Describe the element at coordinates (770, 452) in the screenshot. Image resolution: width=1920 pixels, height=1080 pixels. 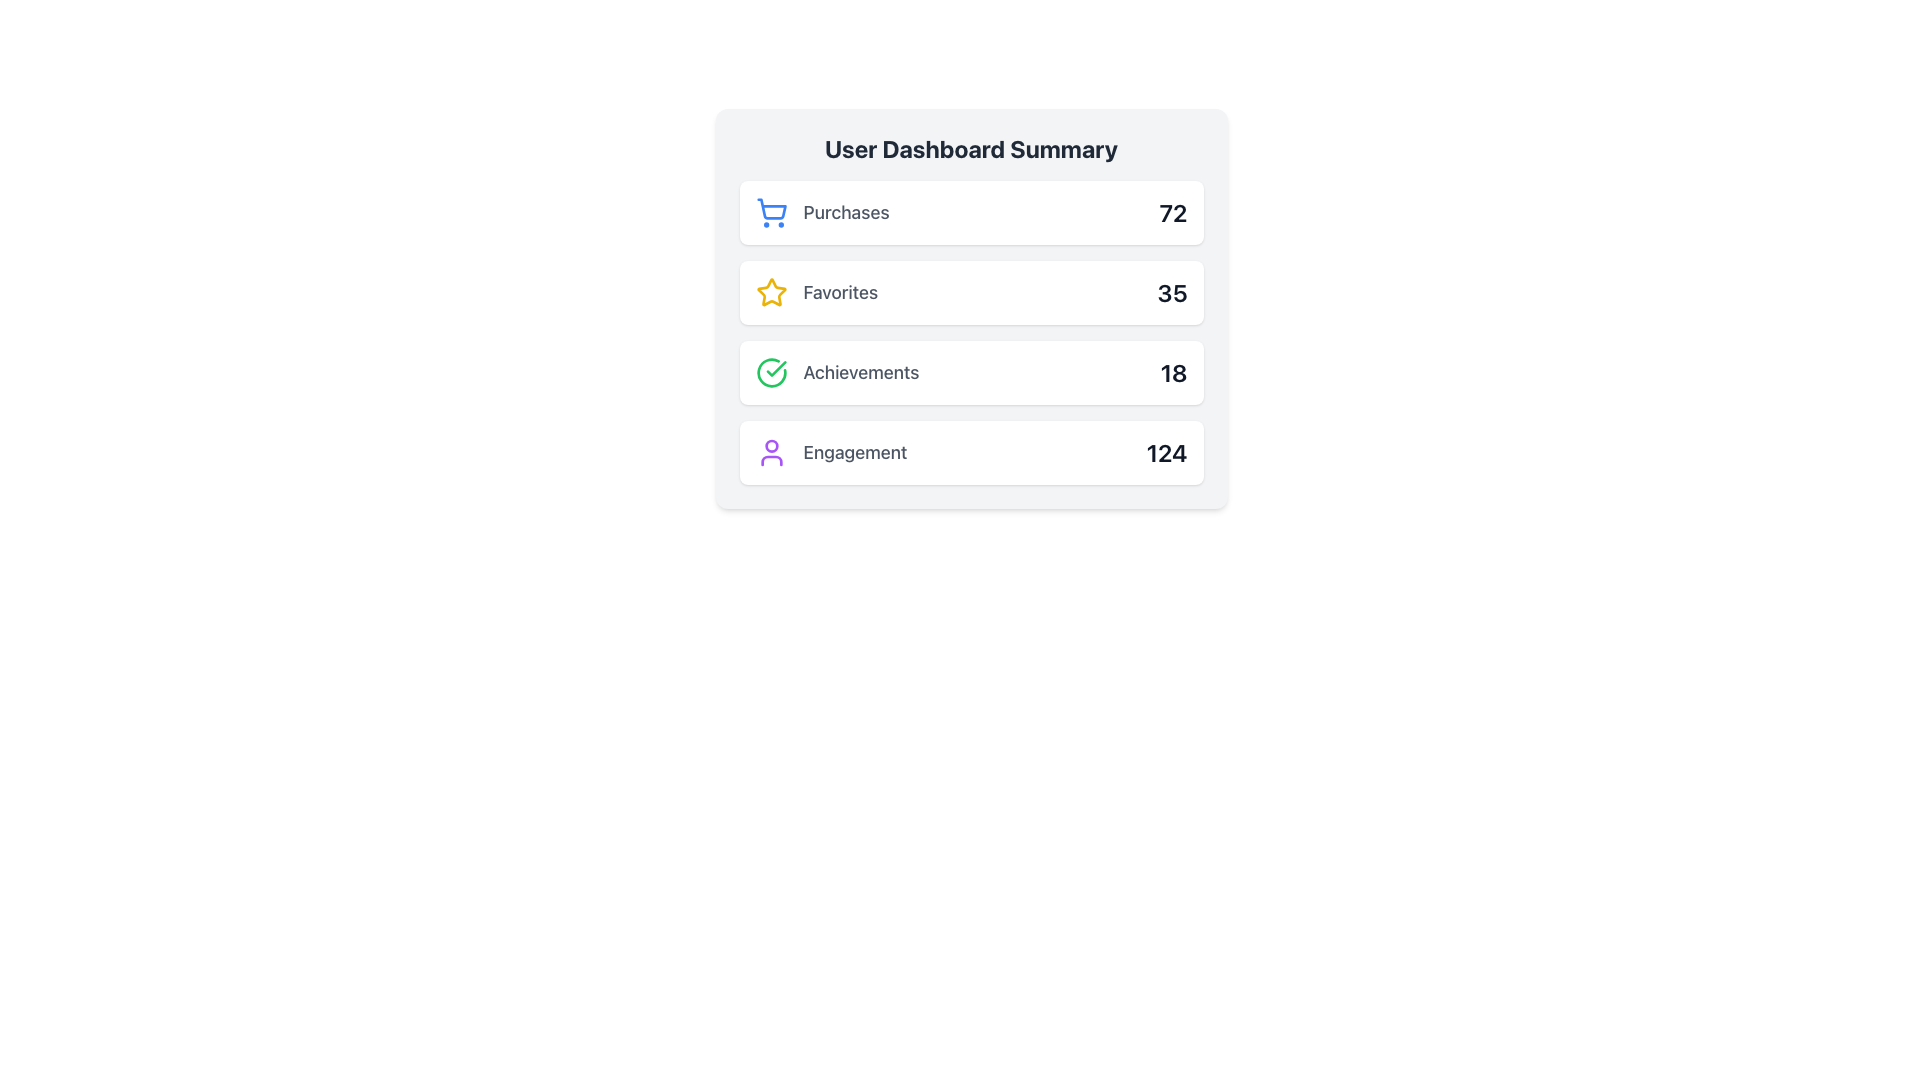
I see `the icon representing user engagement in the fourth row of the 'User Dashboard Summary' card, located before the label 'Engagement'` at that location.